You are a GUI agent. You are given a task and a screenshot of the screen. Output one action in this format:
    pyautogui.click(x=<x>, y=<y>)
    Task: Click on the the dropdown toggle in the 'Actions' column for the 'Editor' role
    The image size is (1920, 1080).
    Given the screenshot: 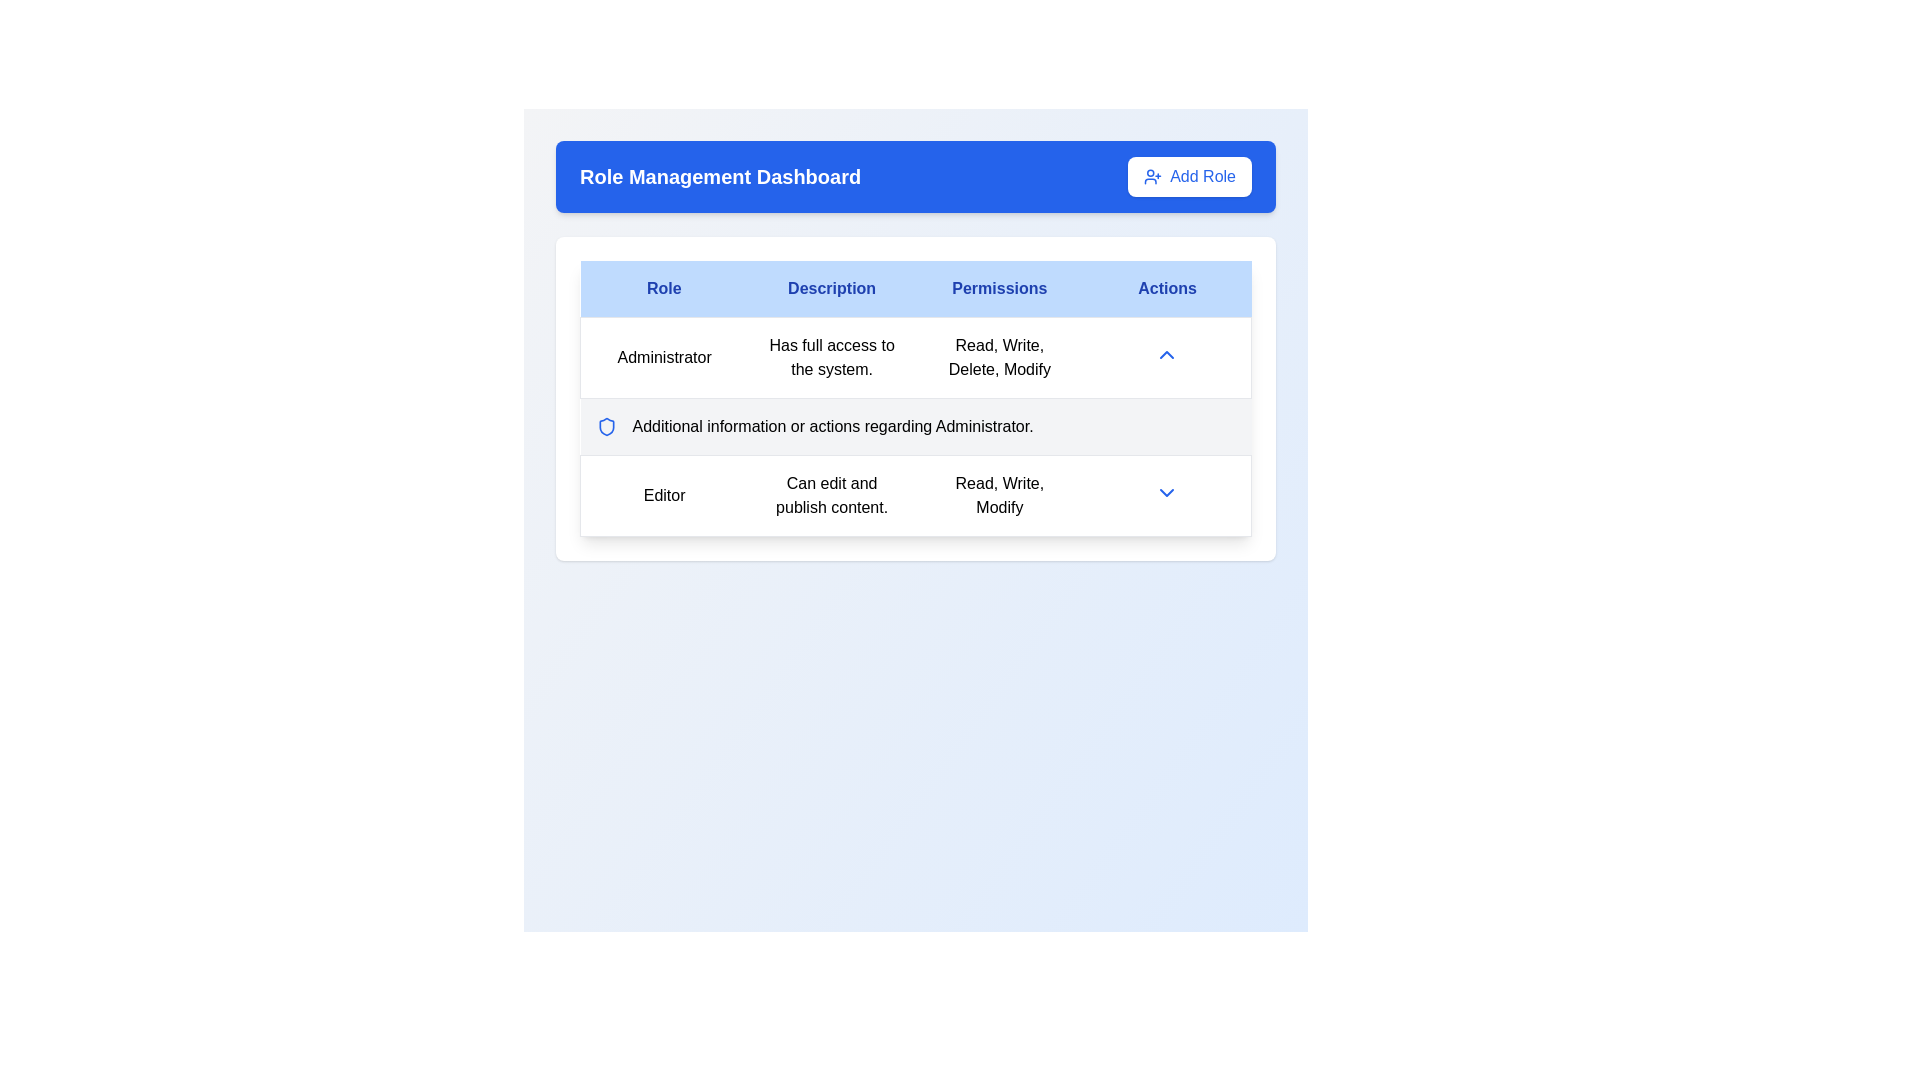 What is the action you would take?
    pyautogui.click(x=1167, y=492)
    